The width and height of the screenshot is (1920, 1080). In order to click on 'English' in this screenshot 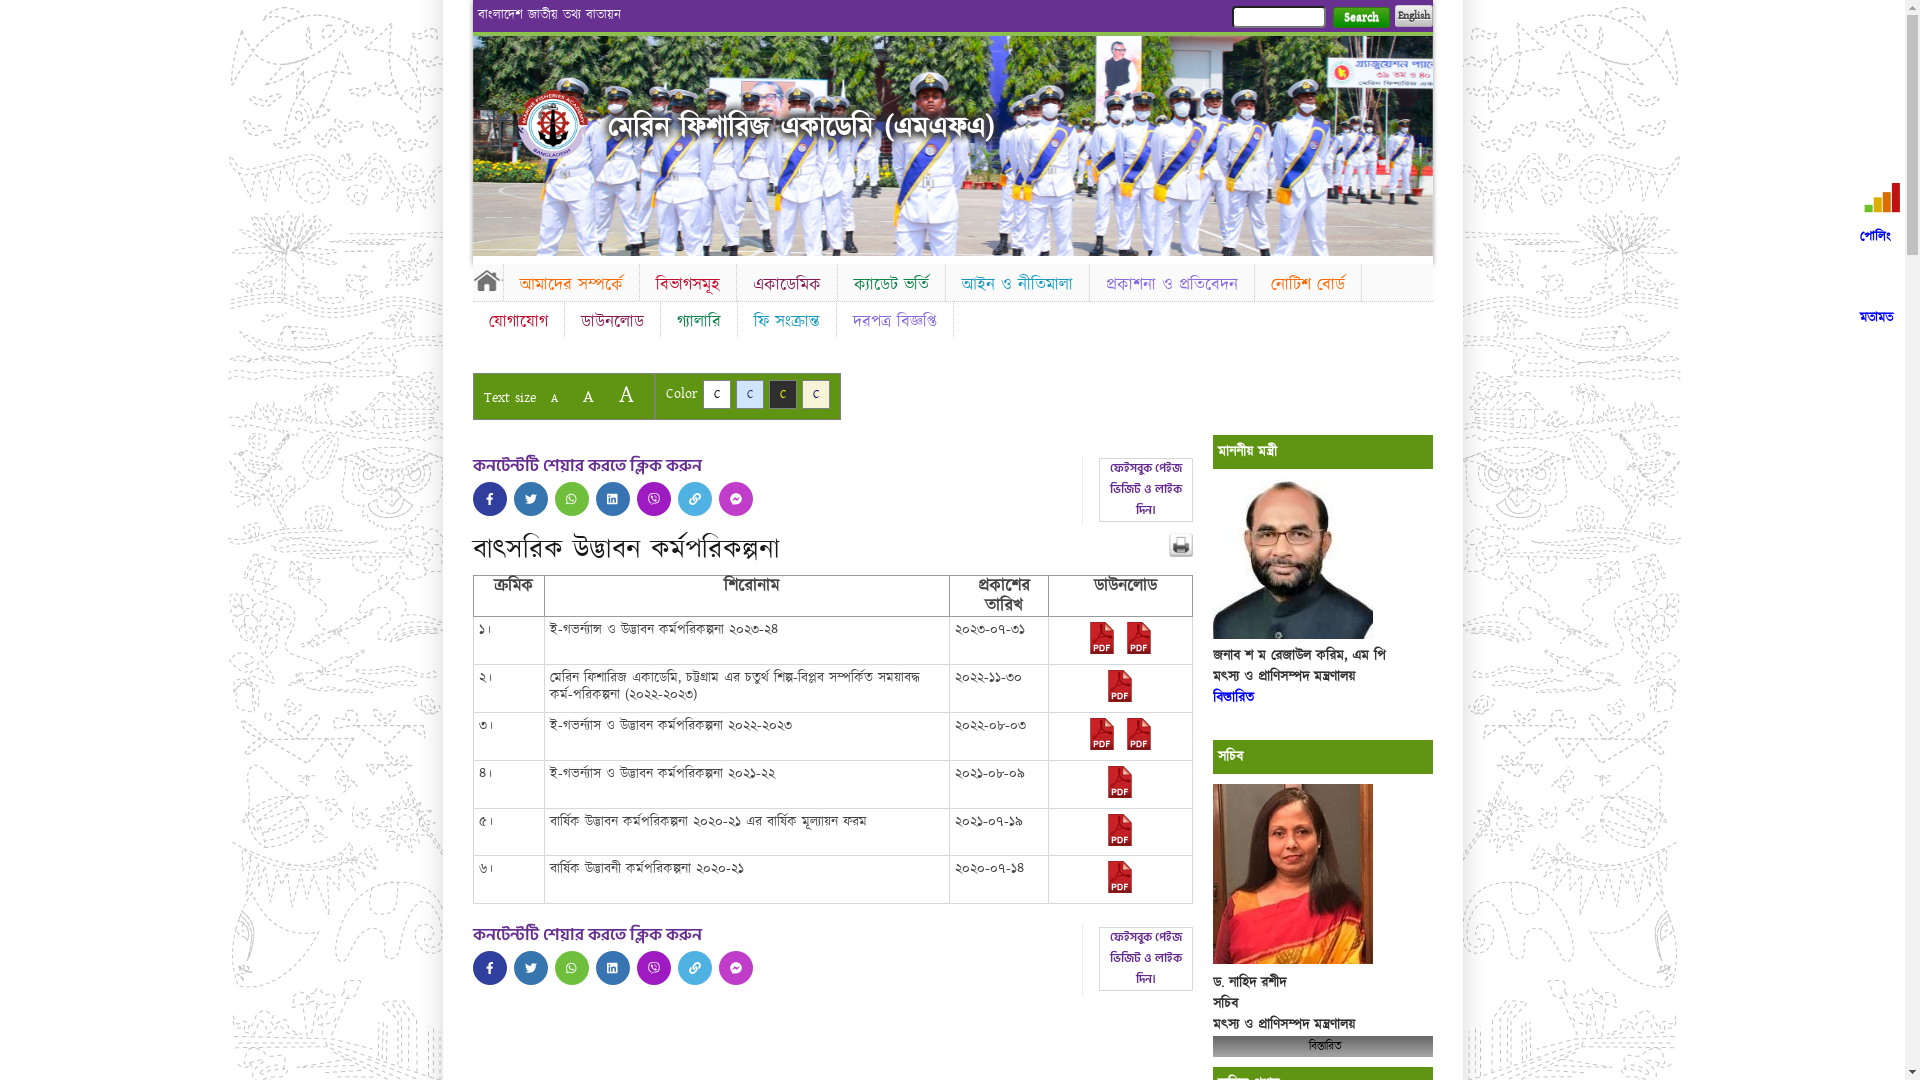, I will do `click(1392, 15)`.